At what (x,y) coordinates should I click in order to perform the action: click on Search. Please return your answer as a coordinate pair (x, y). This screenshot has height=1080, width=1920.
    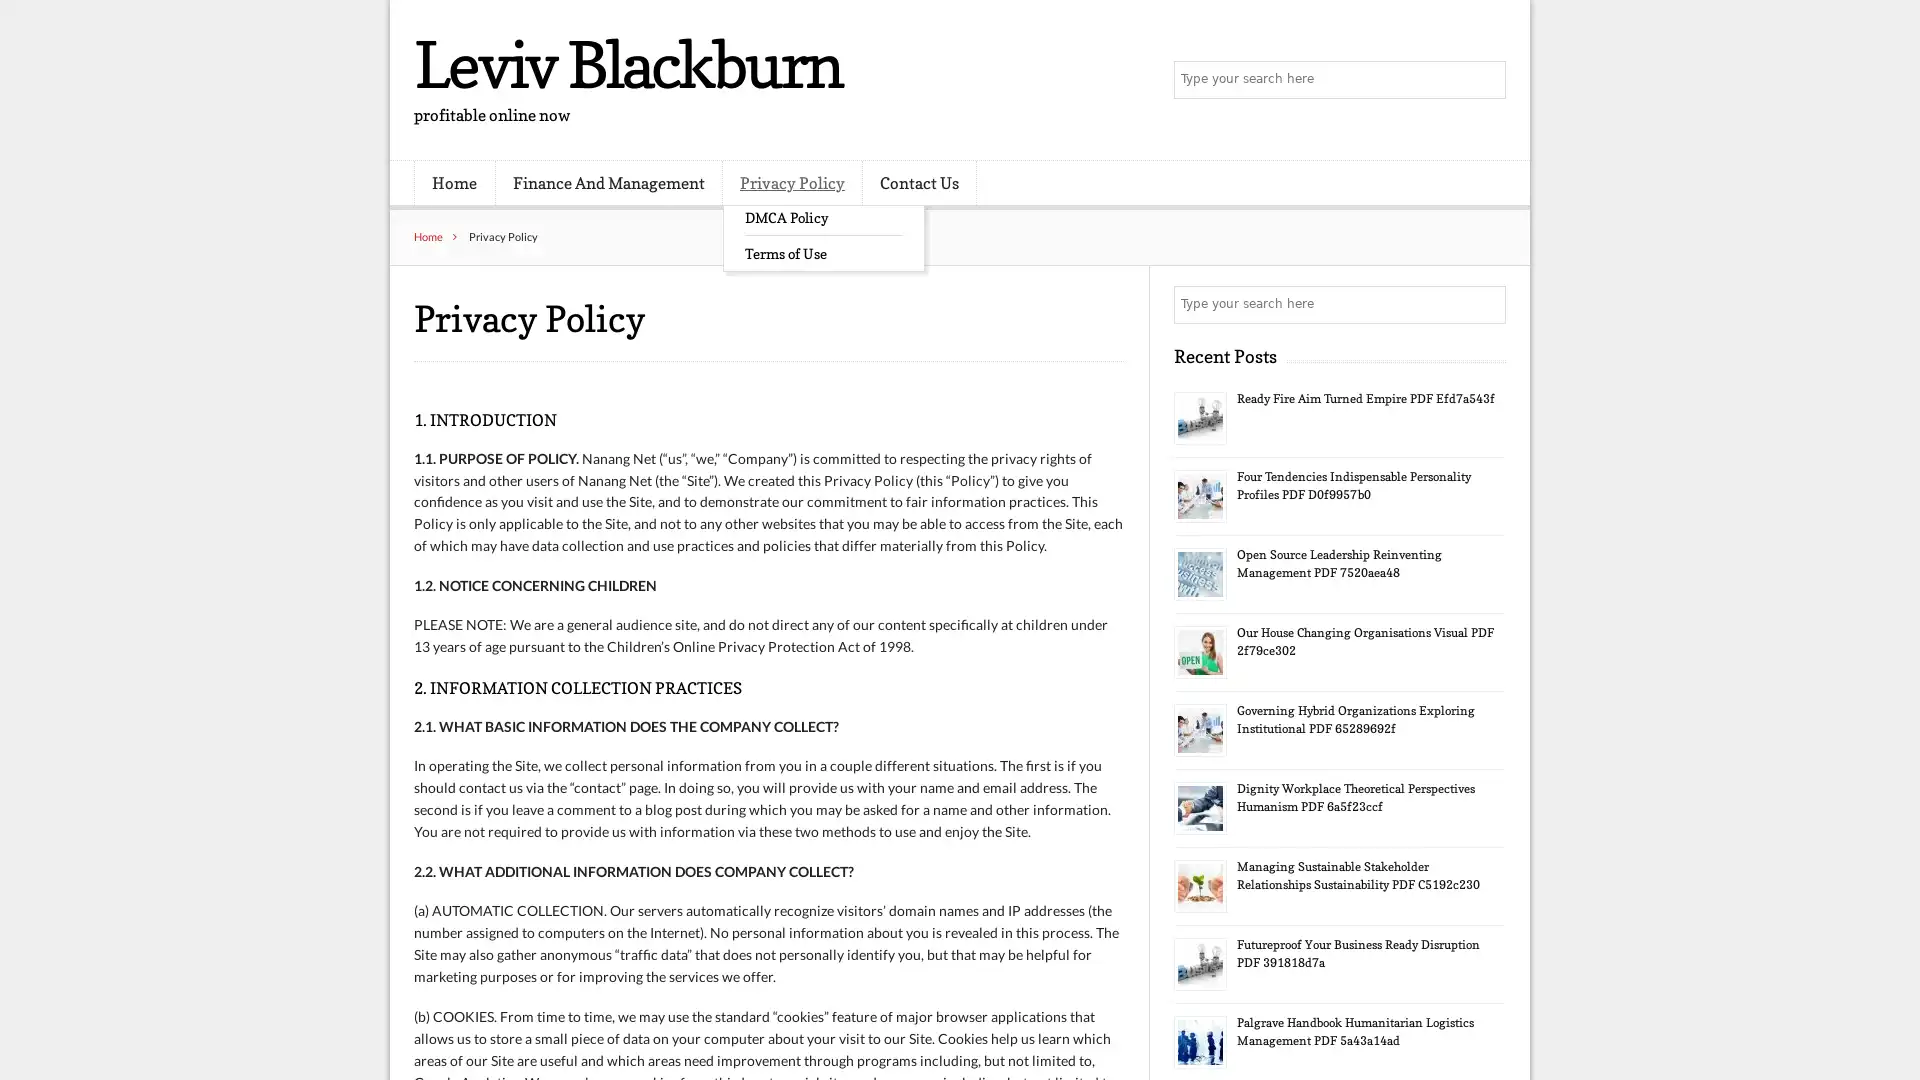
    Looking at the image, I should click on (1485, 80).